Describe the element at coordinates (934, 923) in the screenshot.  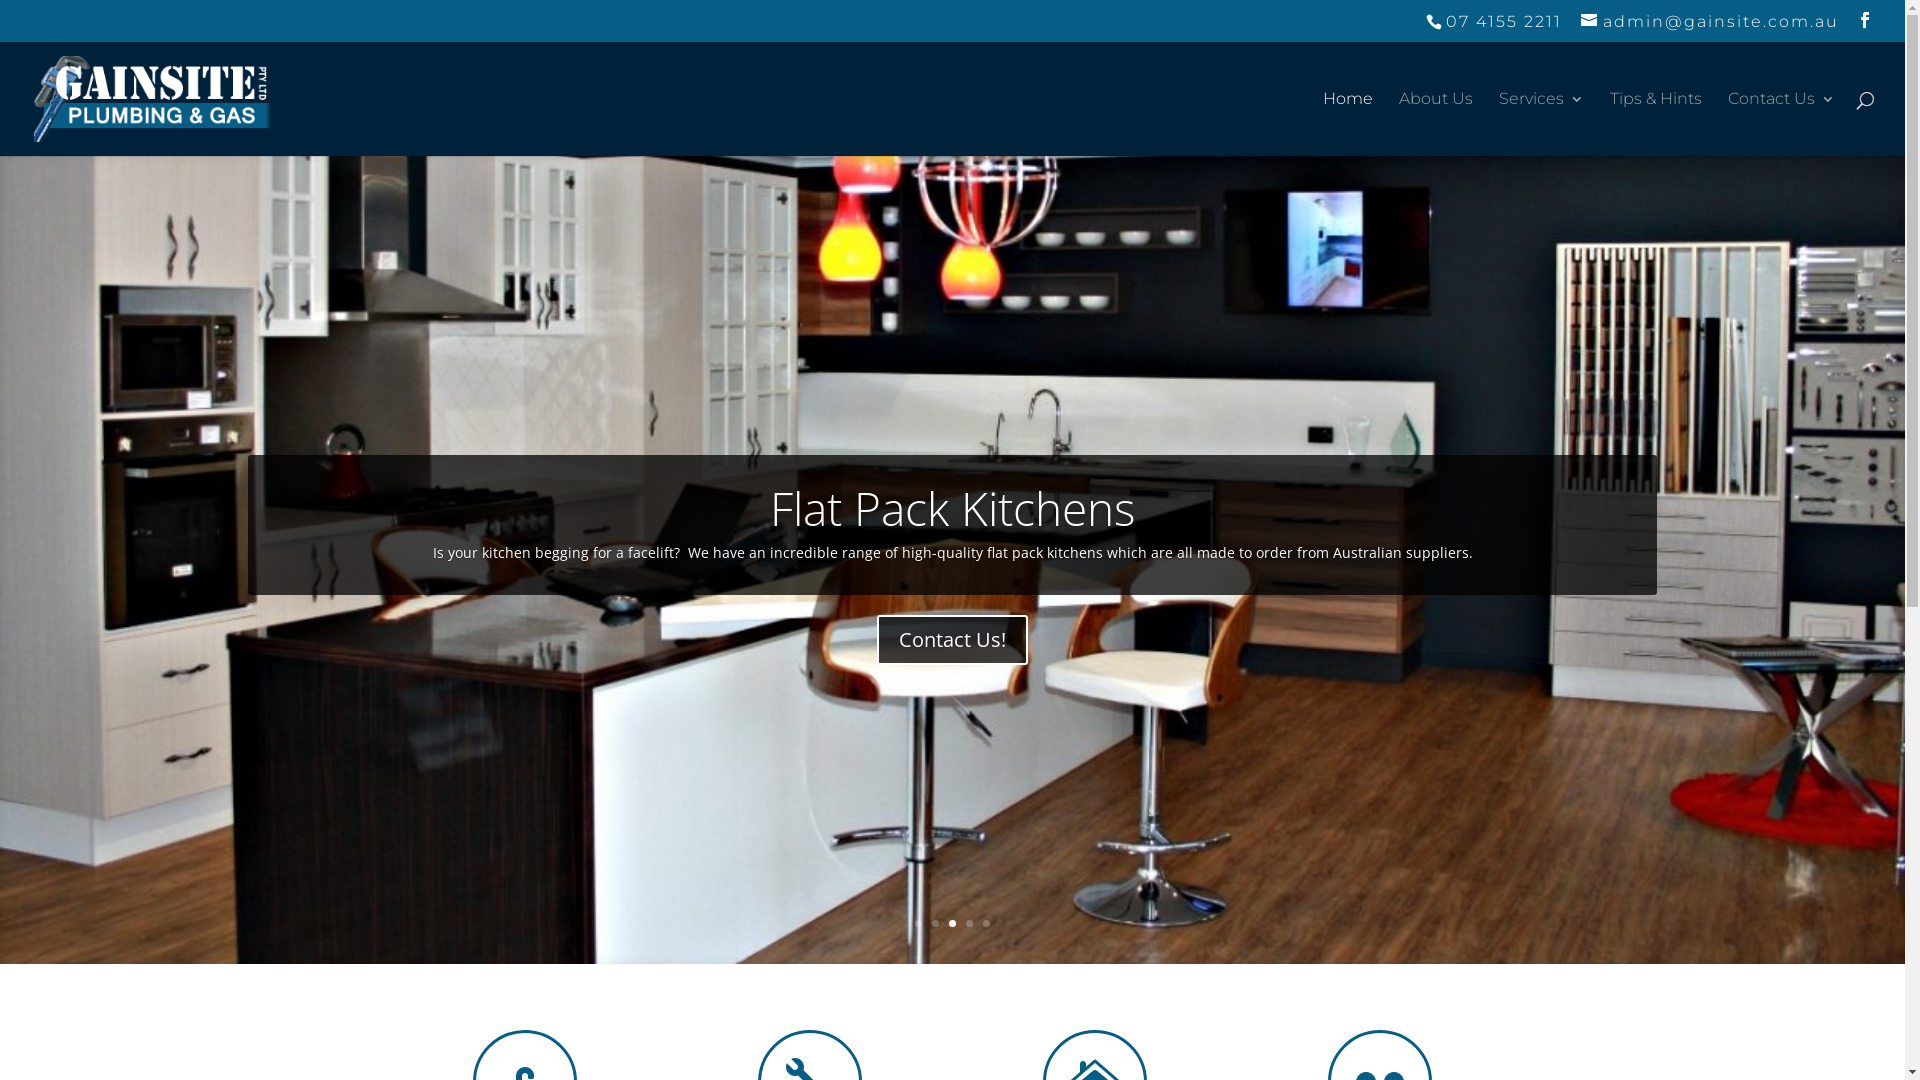
I see `'2'` at that location.